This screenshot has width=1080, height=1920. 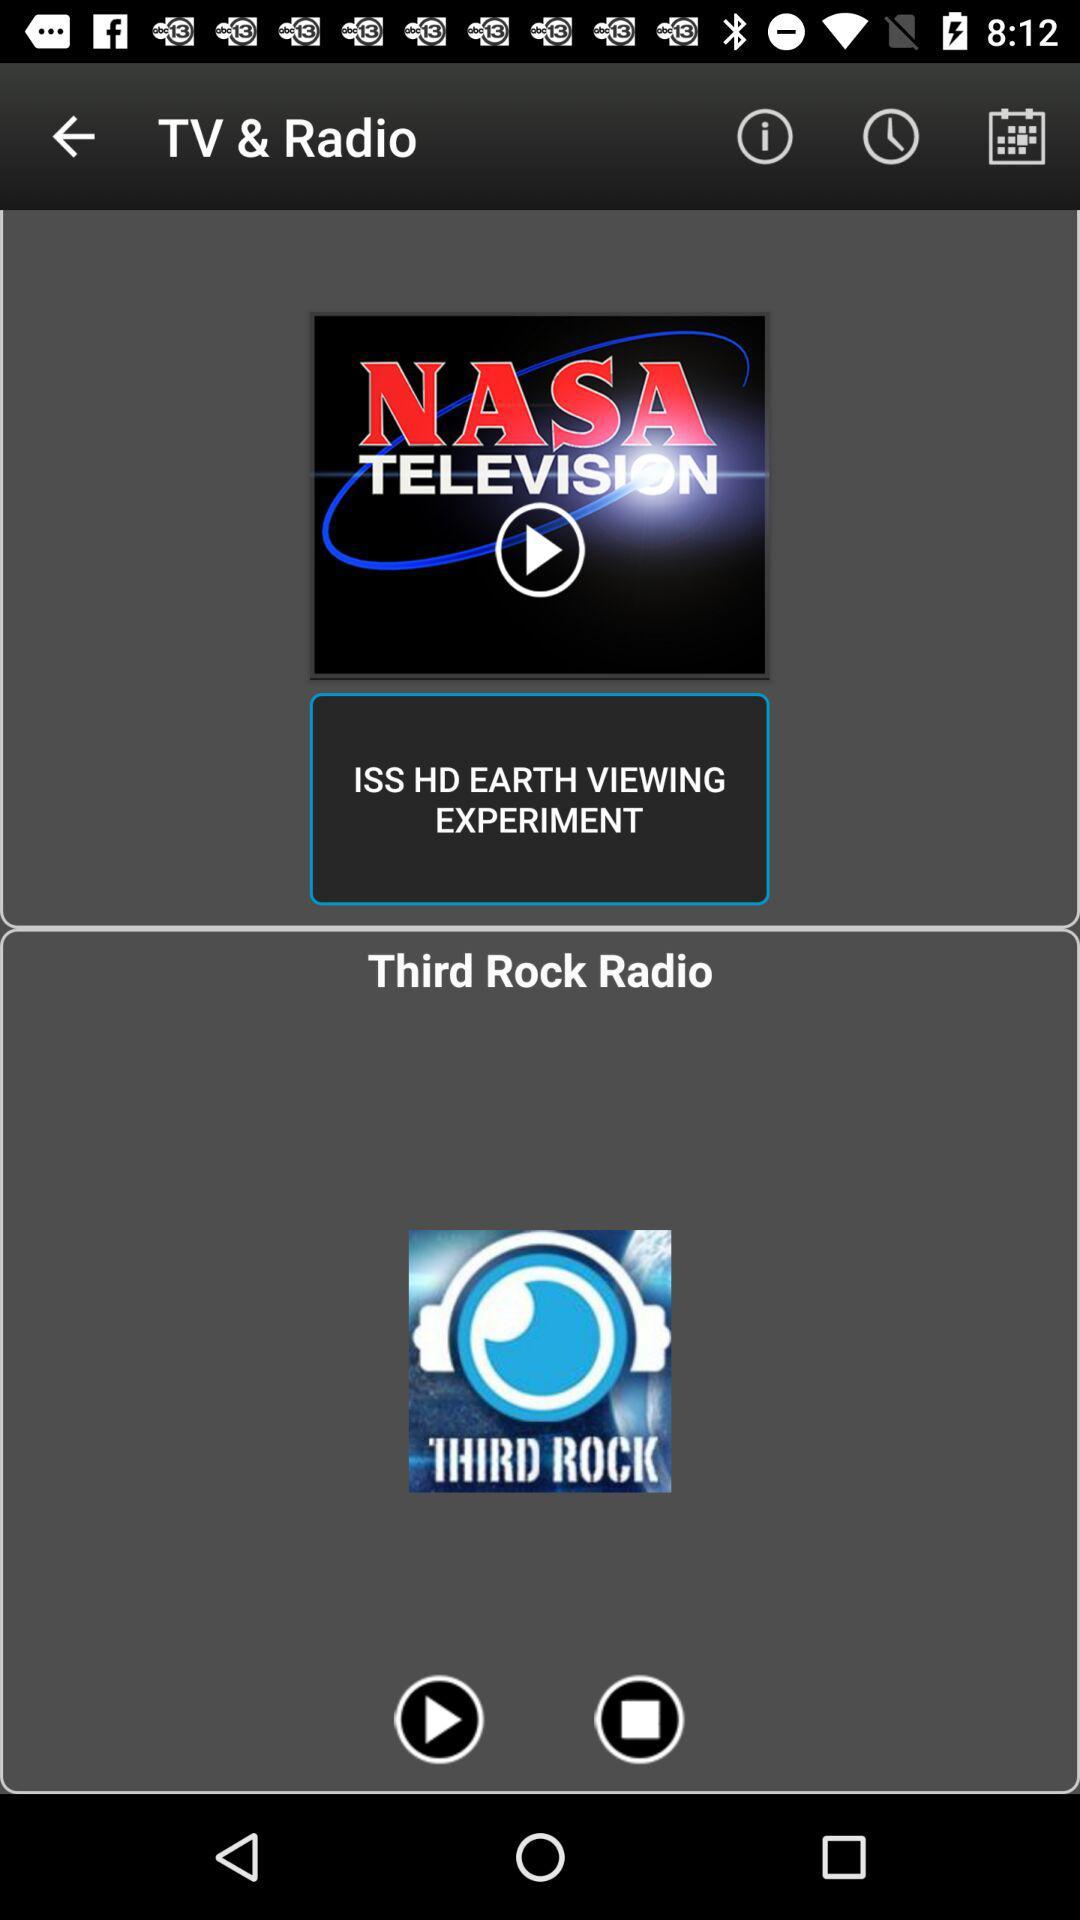 What do you see at coordinates (1017, 136) in the screenshot?
I see `the icon on the top right of the web page beside clock icon` at bounding box center [1017, 136].